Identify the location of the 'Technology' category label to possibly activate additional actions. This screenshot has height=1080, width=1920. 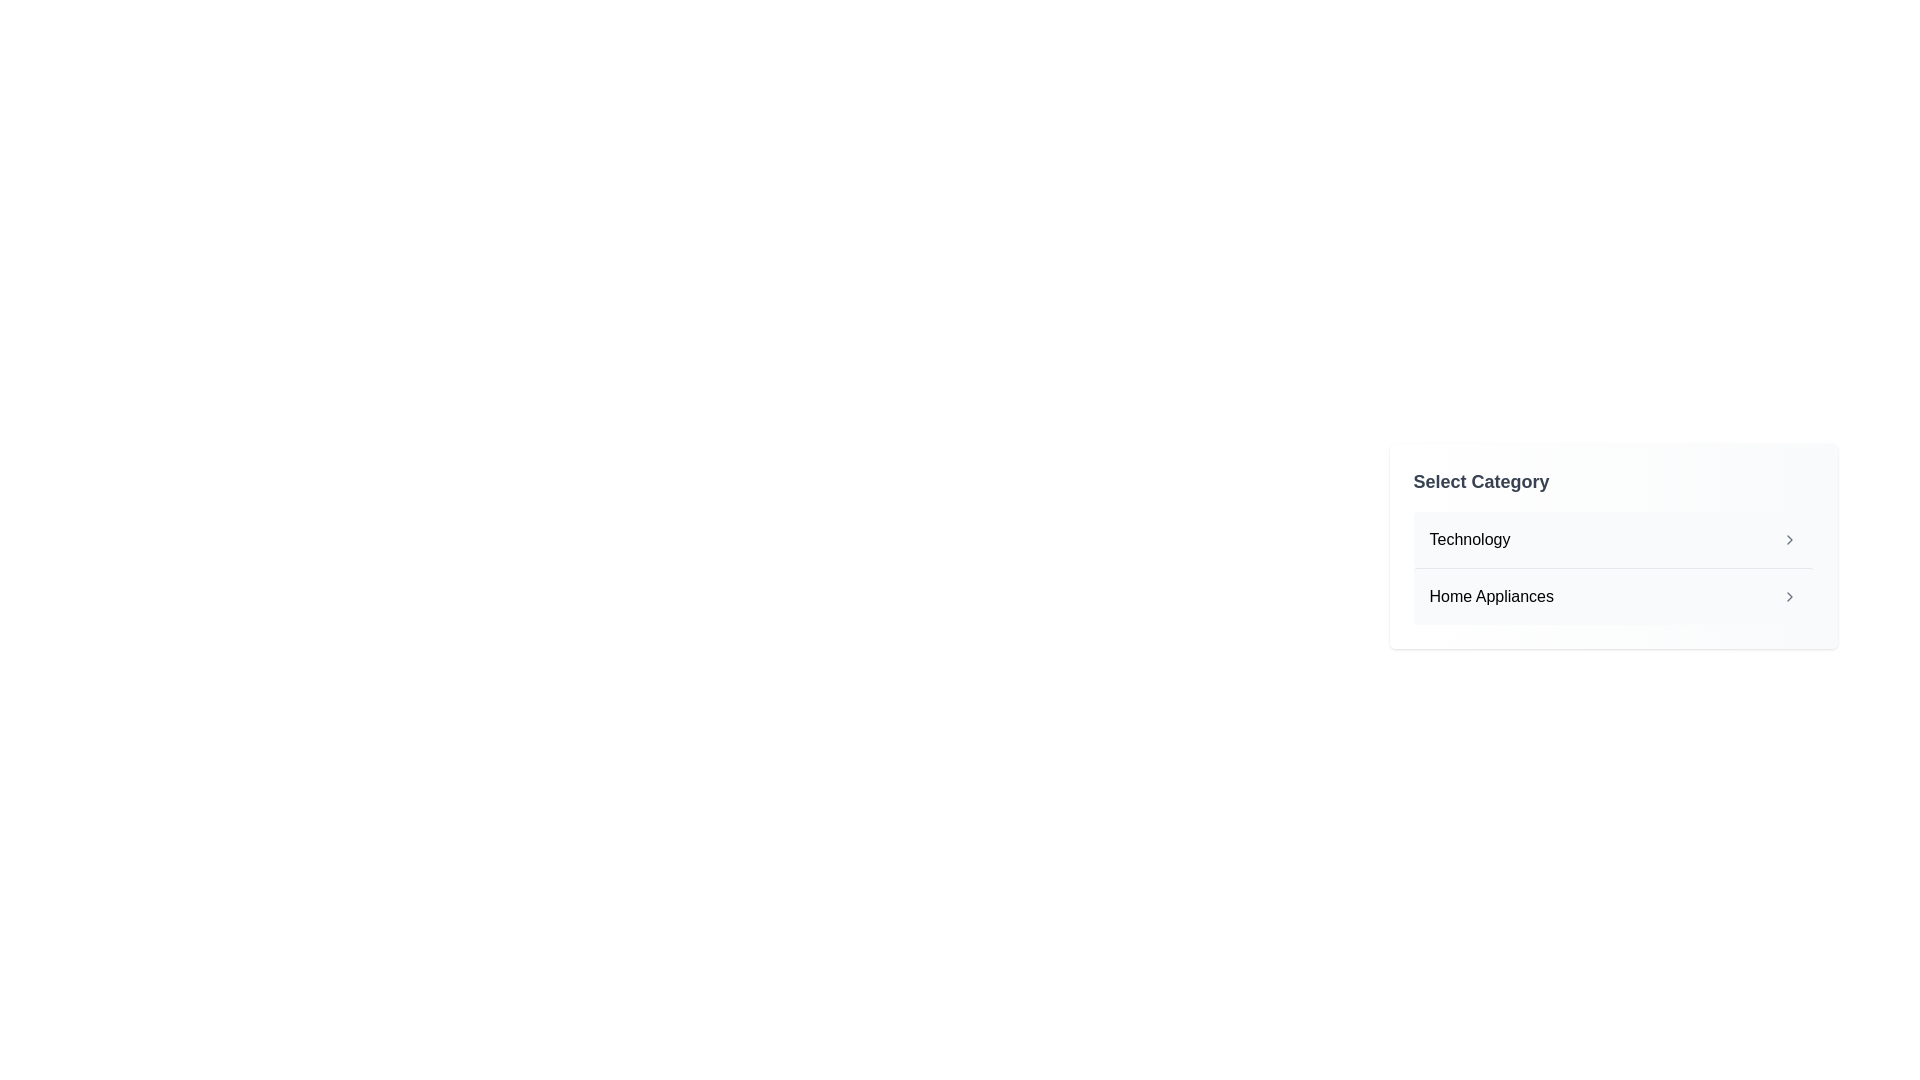
(1469, 540).